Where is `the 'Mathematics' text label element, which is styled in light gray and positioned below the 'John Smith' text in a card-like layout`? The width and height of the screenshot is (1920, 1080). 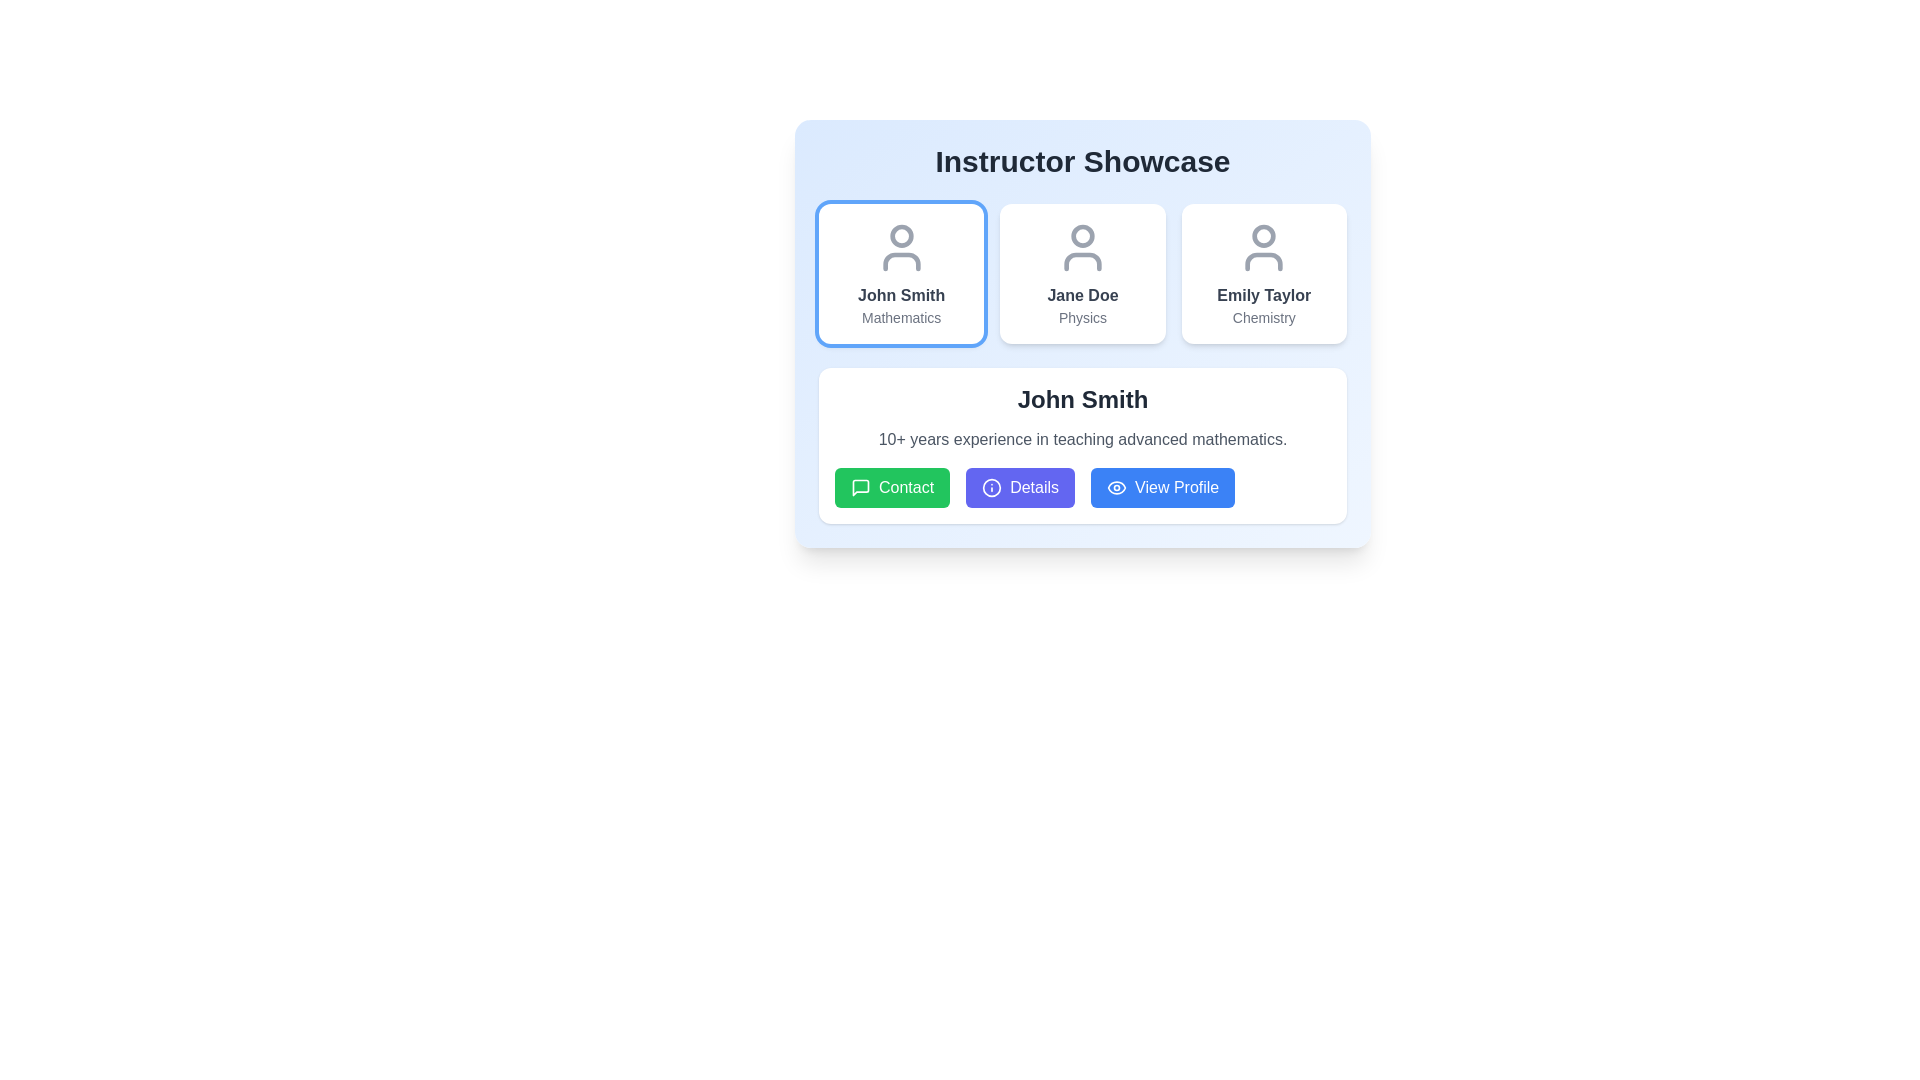
the 'Mathematics' text label element, which is styled in light gray and positioned below the 'John Smith' text in a card-like layout is located at coordinates (900, 316).